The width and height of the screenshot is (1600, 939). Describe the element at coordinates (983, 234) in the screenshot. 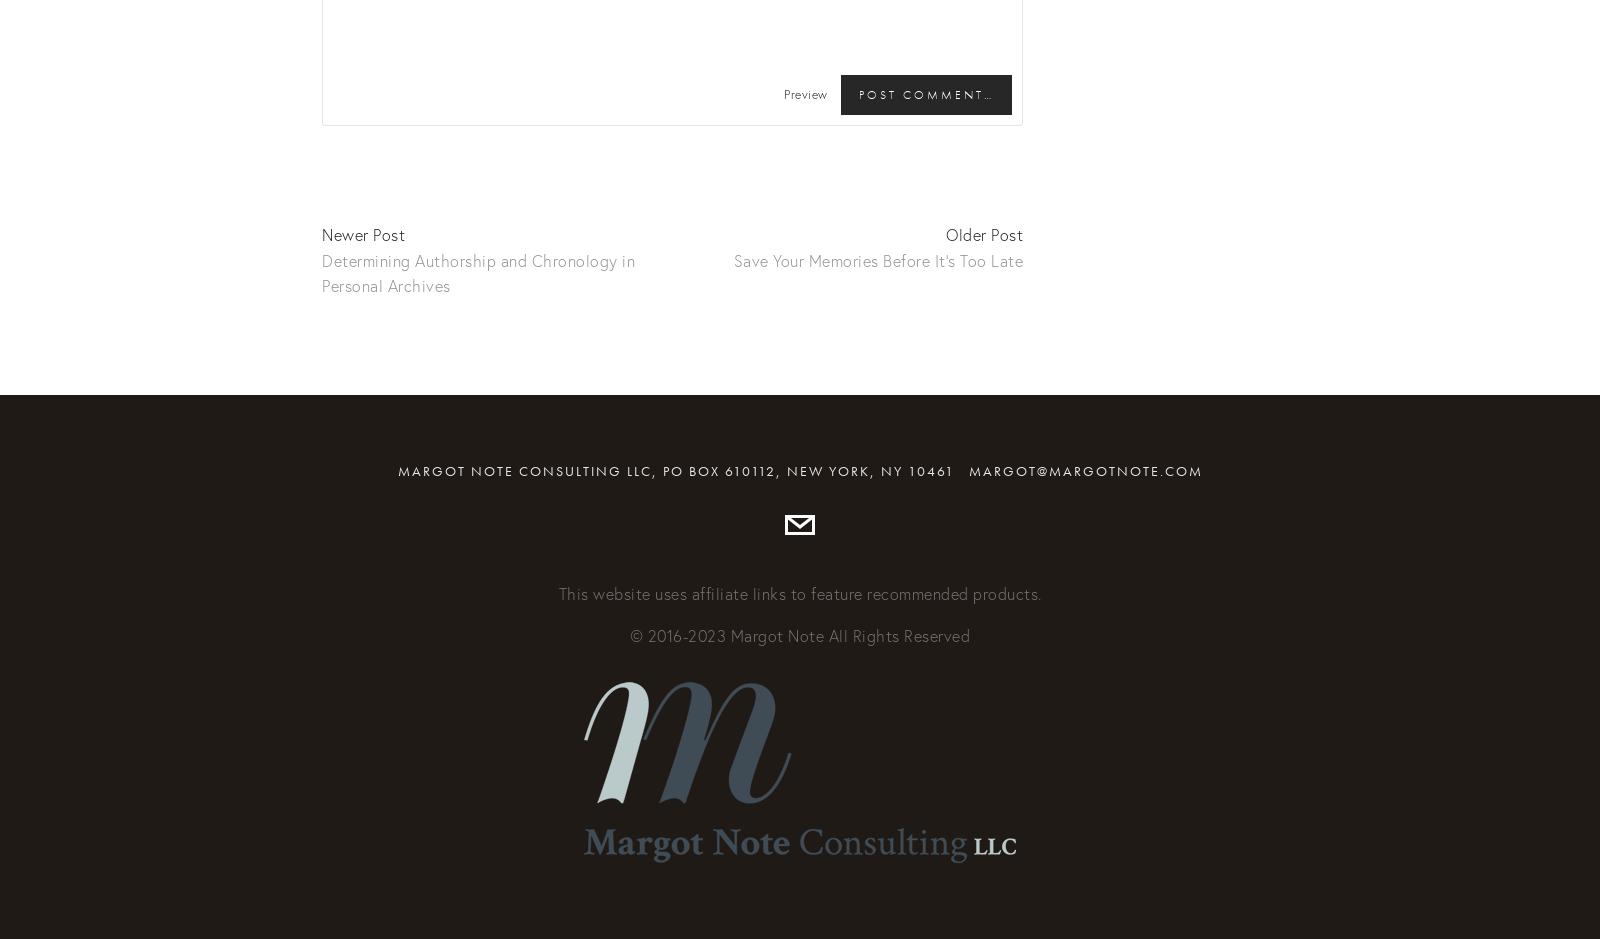

I see `'Older Post'` at that location.